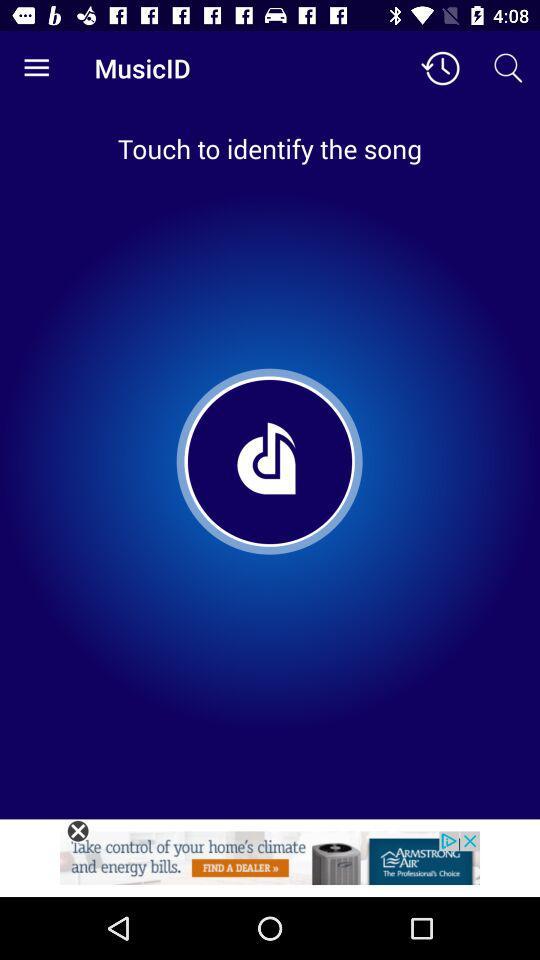  I want to click on open advertisement, so click(270, 863).